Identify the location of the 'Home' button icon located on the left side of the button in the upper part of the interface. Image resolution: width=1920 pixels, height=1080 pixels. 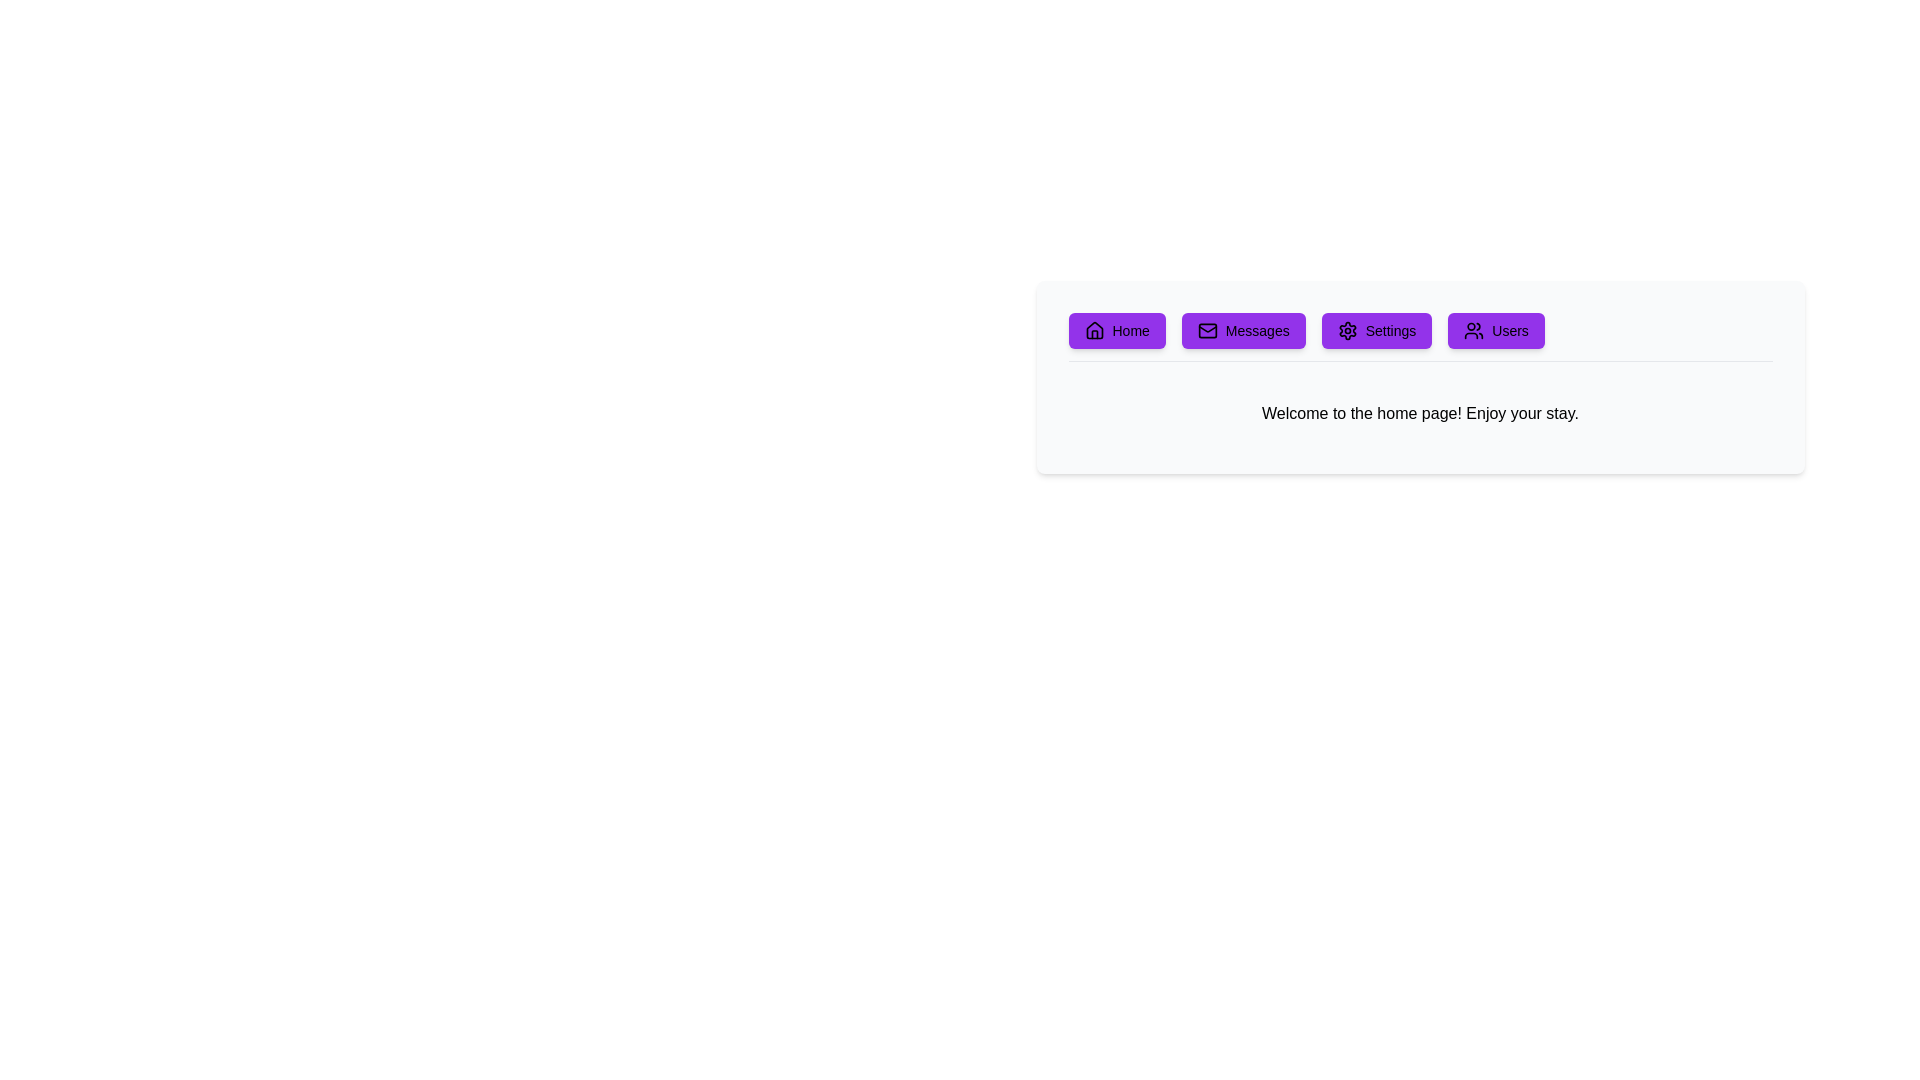
(1093, 330).